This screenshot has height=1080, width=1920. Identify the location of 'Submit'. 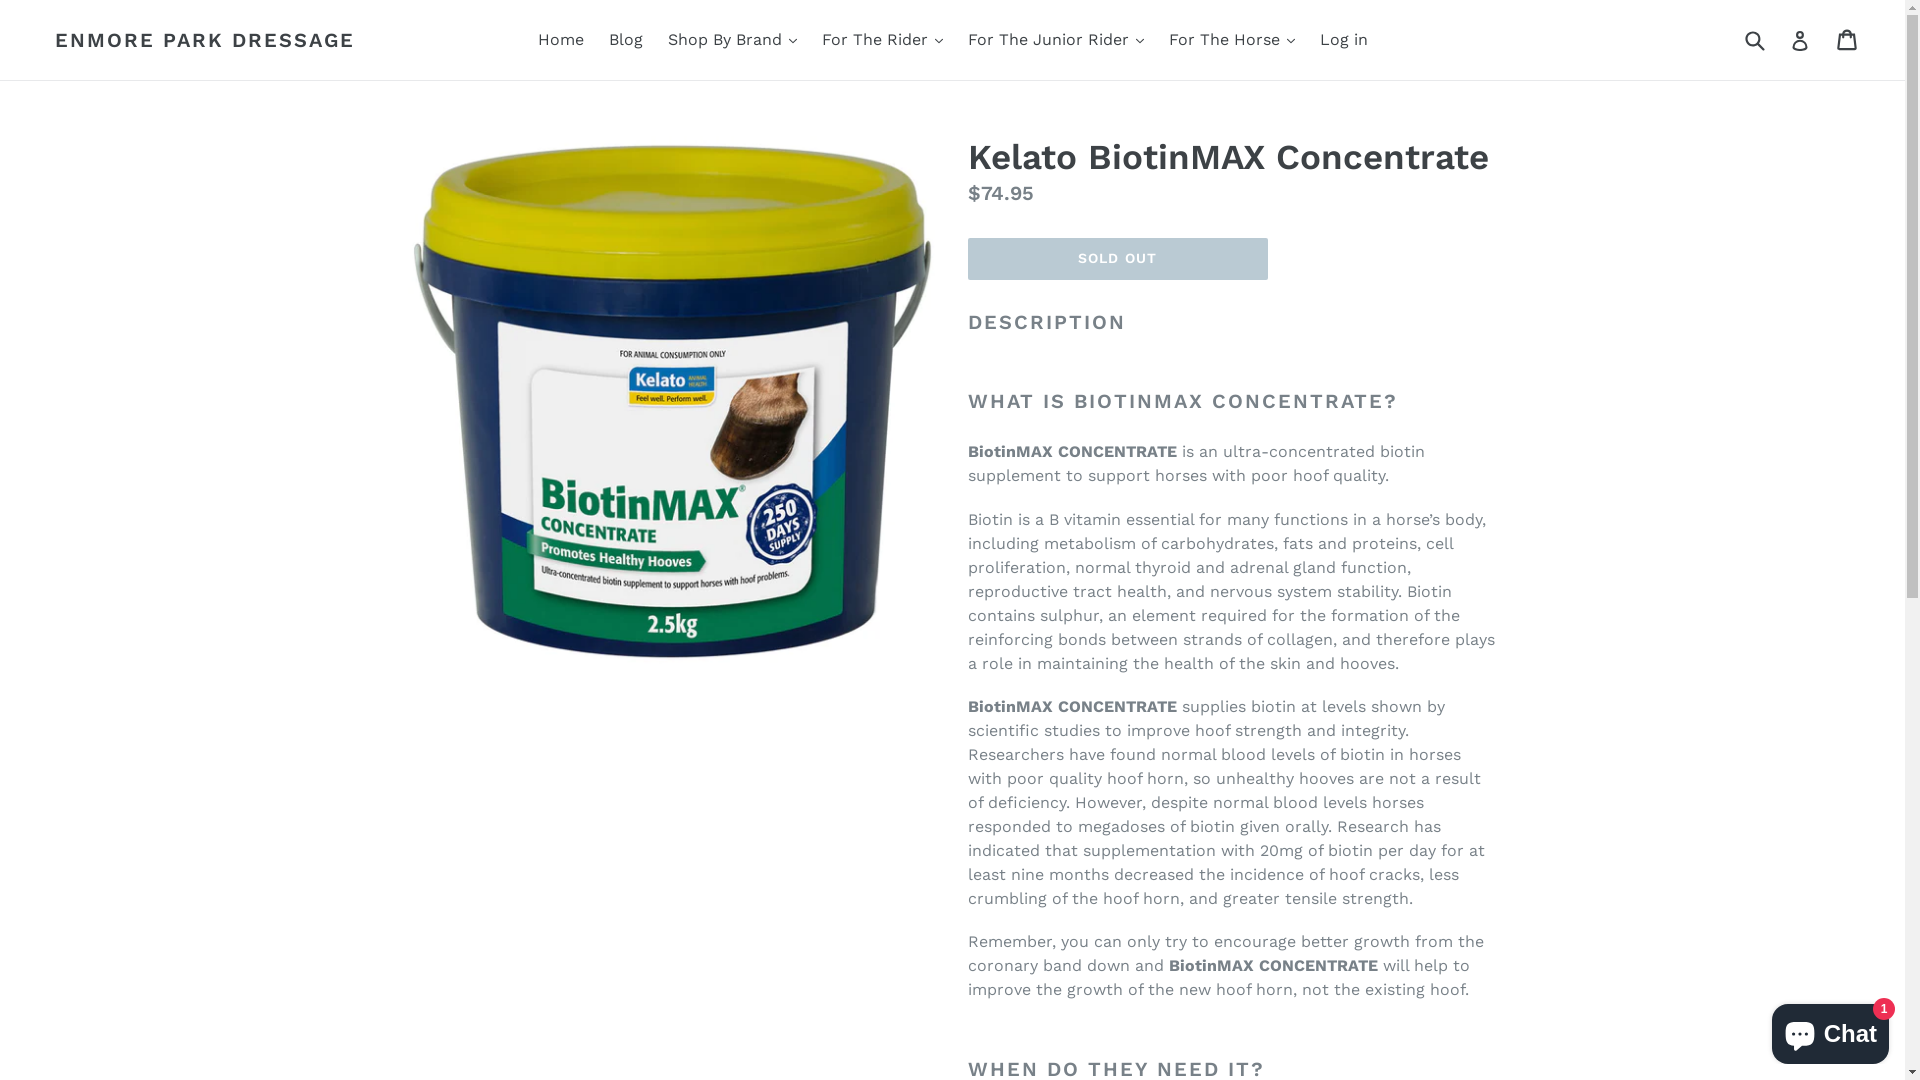
(1752, 39).